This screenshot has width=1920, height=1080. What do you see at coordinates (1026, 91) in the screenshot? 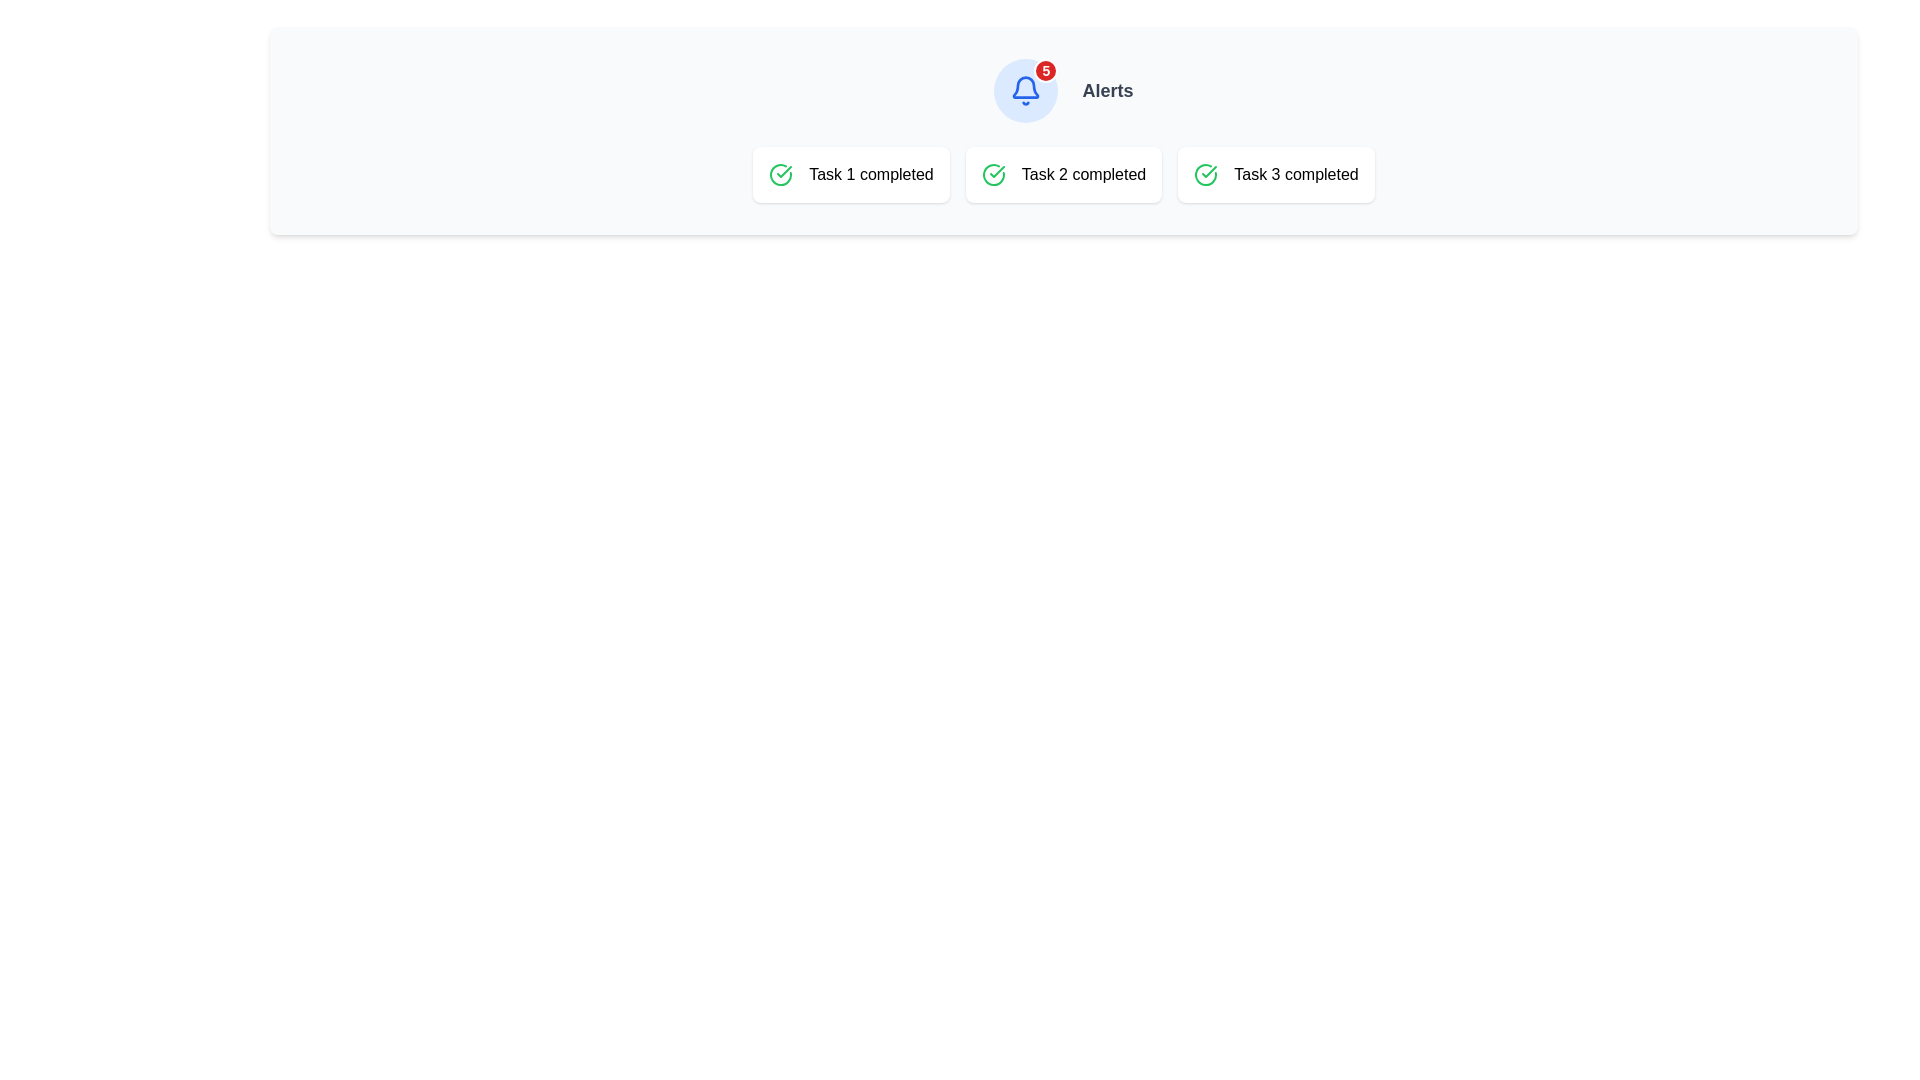
I see `the circular button with a blue background and bell icon, which has a red badge displaying '5' in white text, located to the left of the 'Alerts' text` at bounding box center [1026, 91].